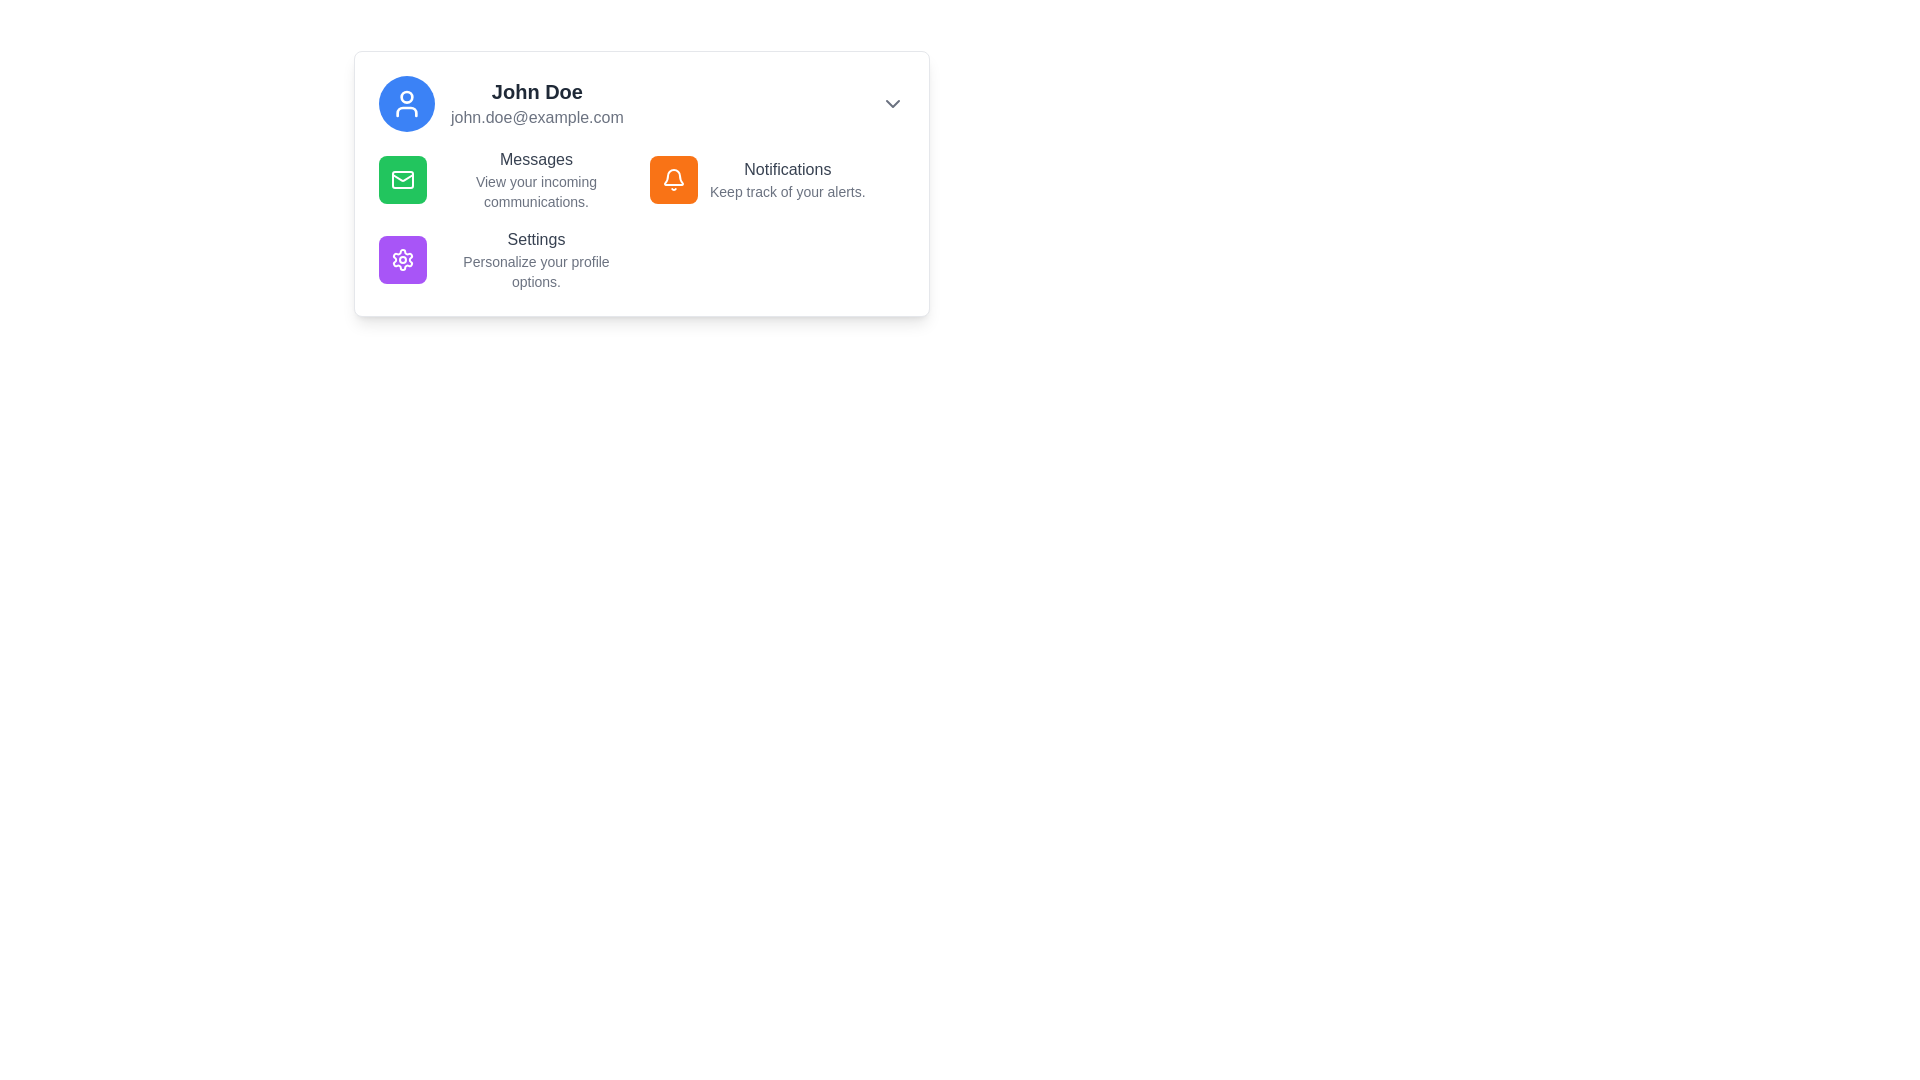  I want to click on the Text Label that describes user notifications, located above 'Keep track of your alerts.' and to the right of the orange bell icon, so click(786, 168).